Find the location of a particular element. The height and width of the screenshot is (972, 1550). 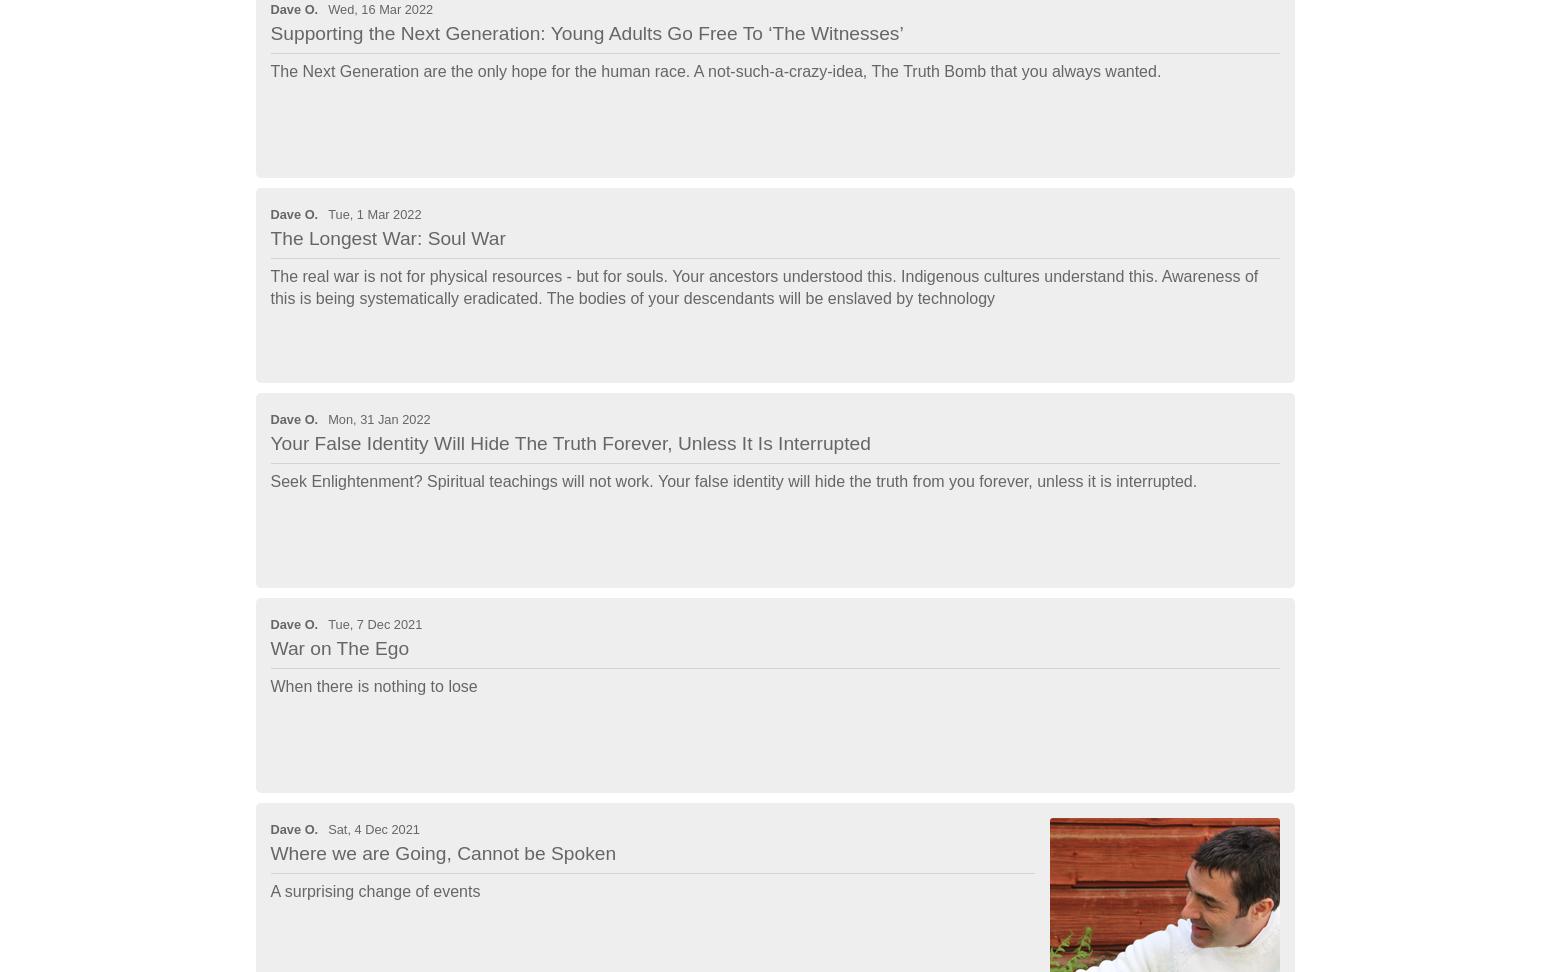

'Your False Identity Will Hide The Truth Forever, Unless It Is Interrupted' is located at coordinates (569, 441).